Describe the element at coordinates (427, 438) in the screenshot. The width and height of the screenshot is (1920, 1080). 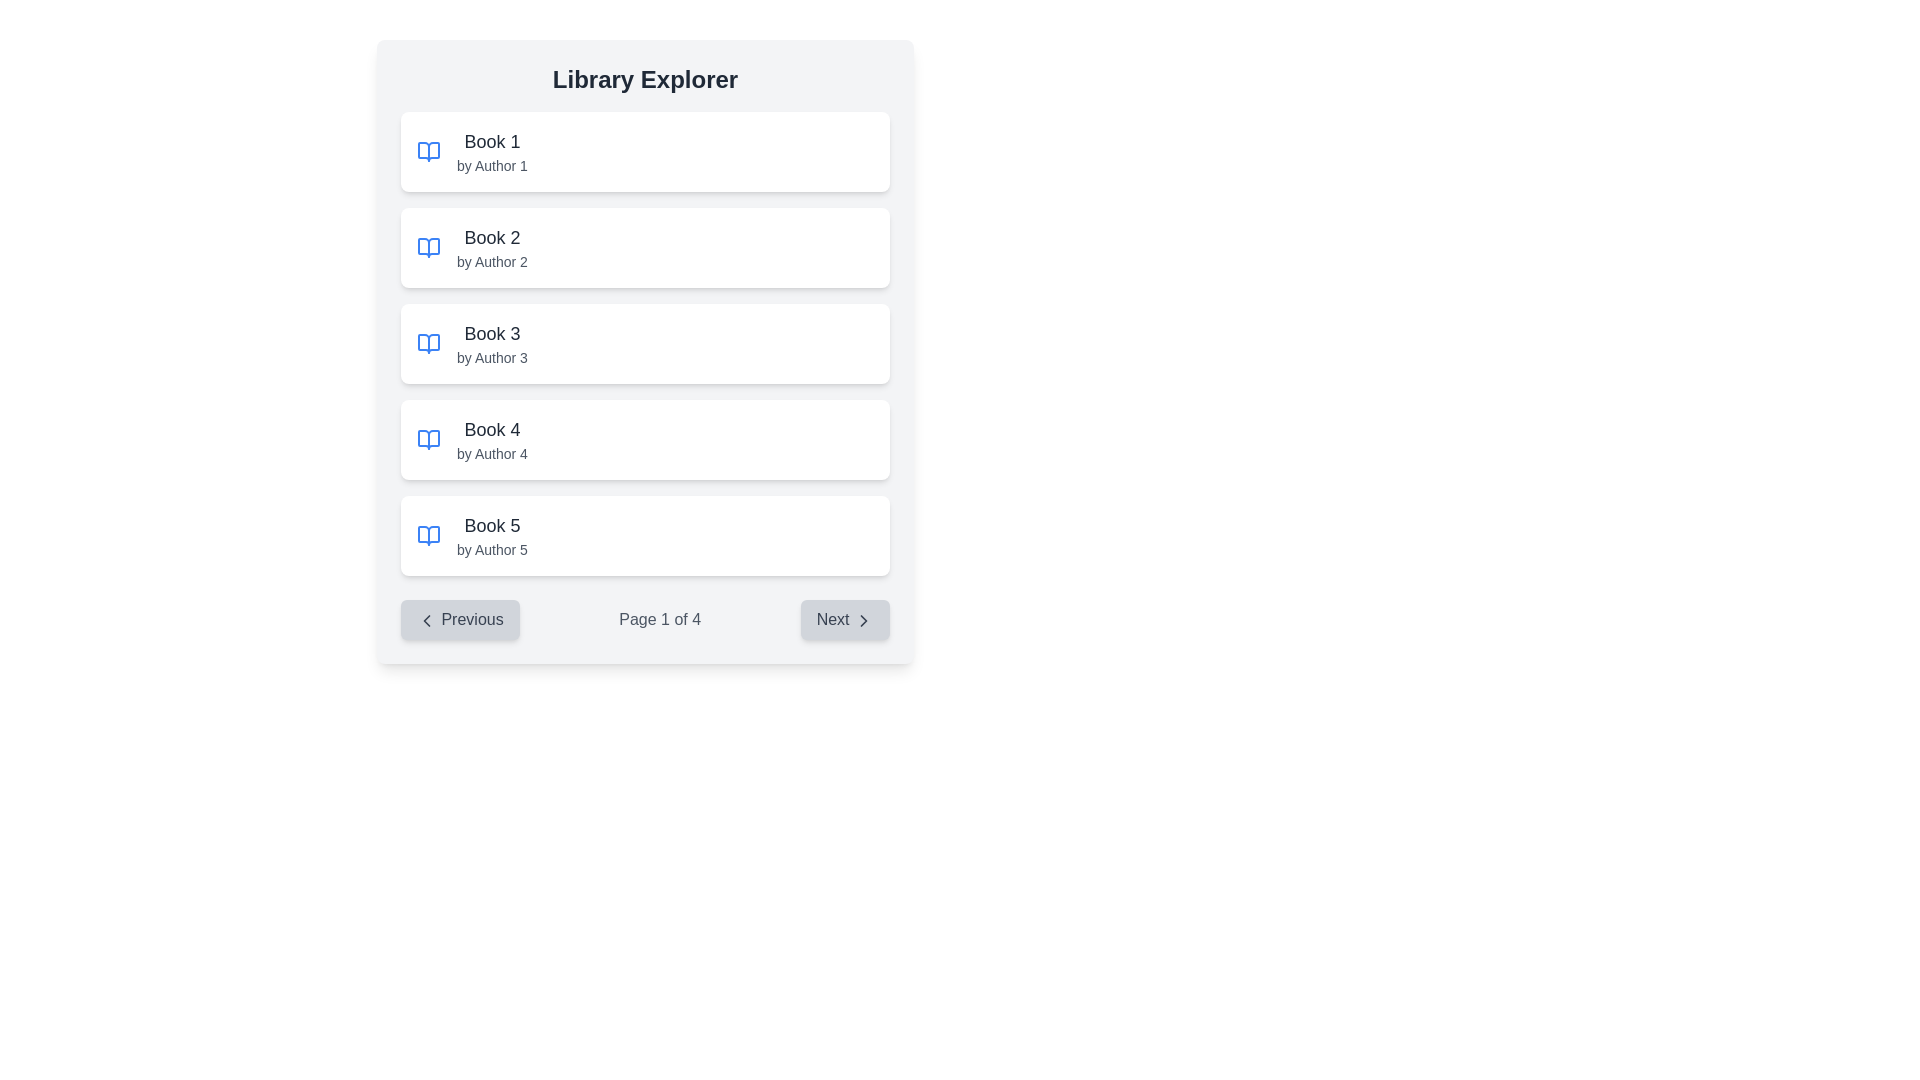
I see `the blue open book icon located in the fourth row of the 'Library Explorer' section, which is positioned to the left of the text 'Book 4 by Author 4'` at that location.